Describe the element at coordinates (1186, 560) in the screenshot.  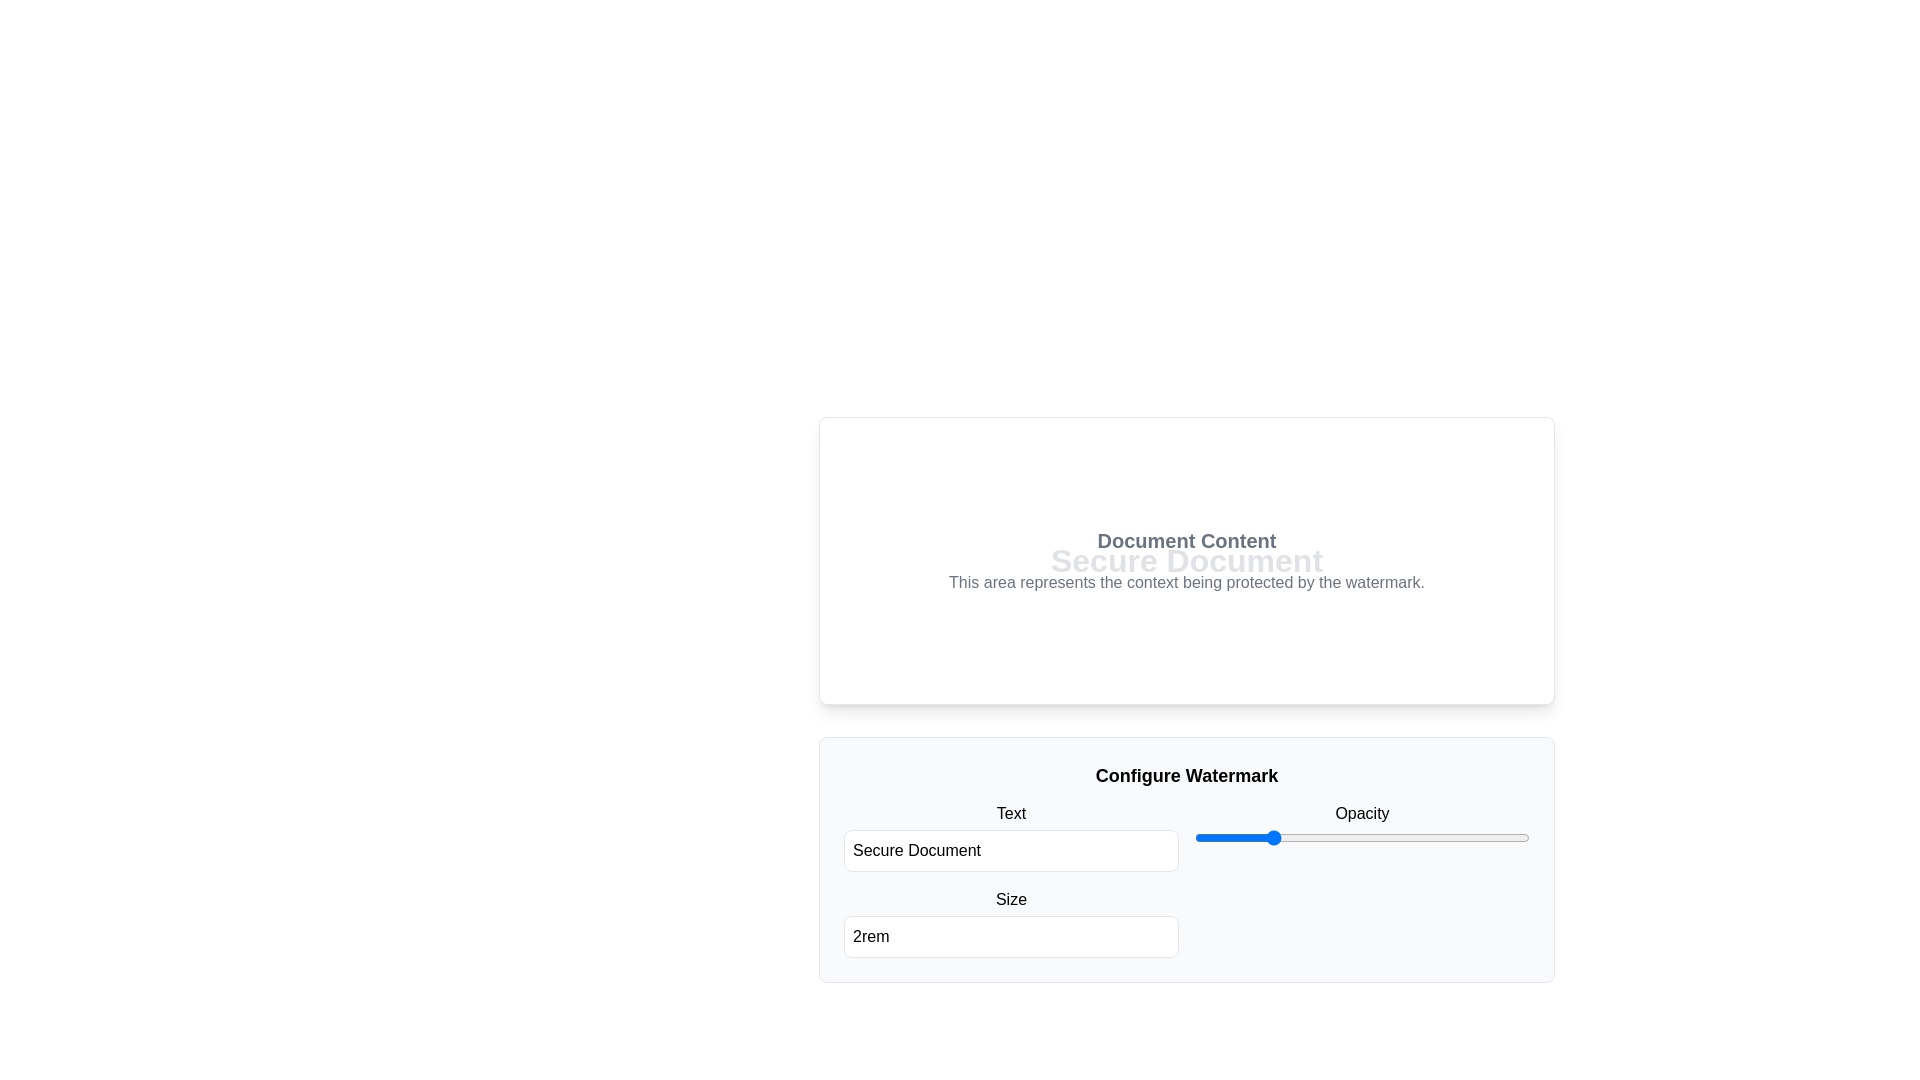
I see `the informational text label located in the middle of the display, which is inside a white bordered and shadowed box, positioned beneath the 'Secure Document' text and above the configure watermark settings section` at that location.